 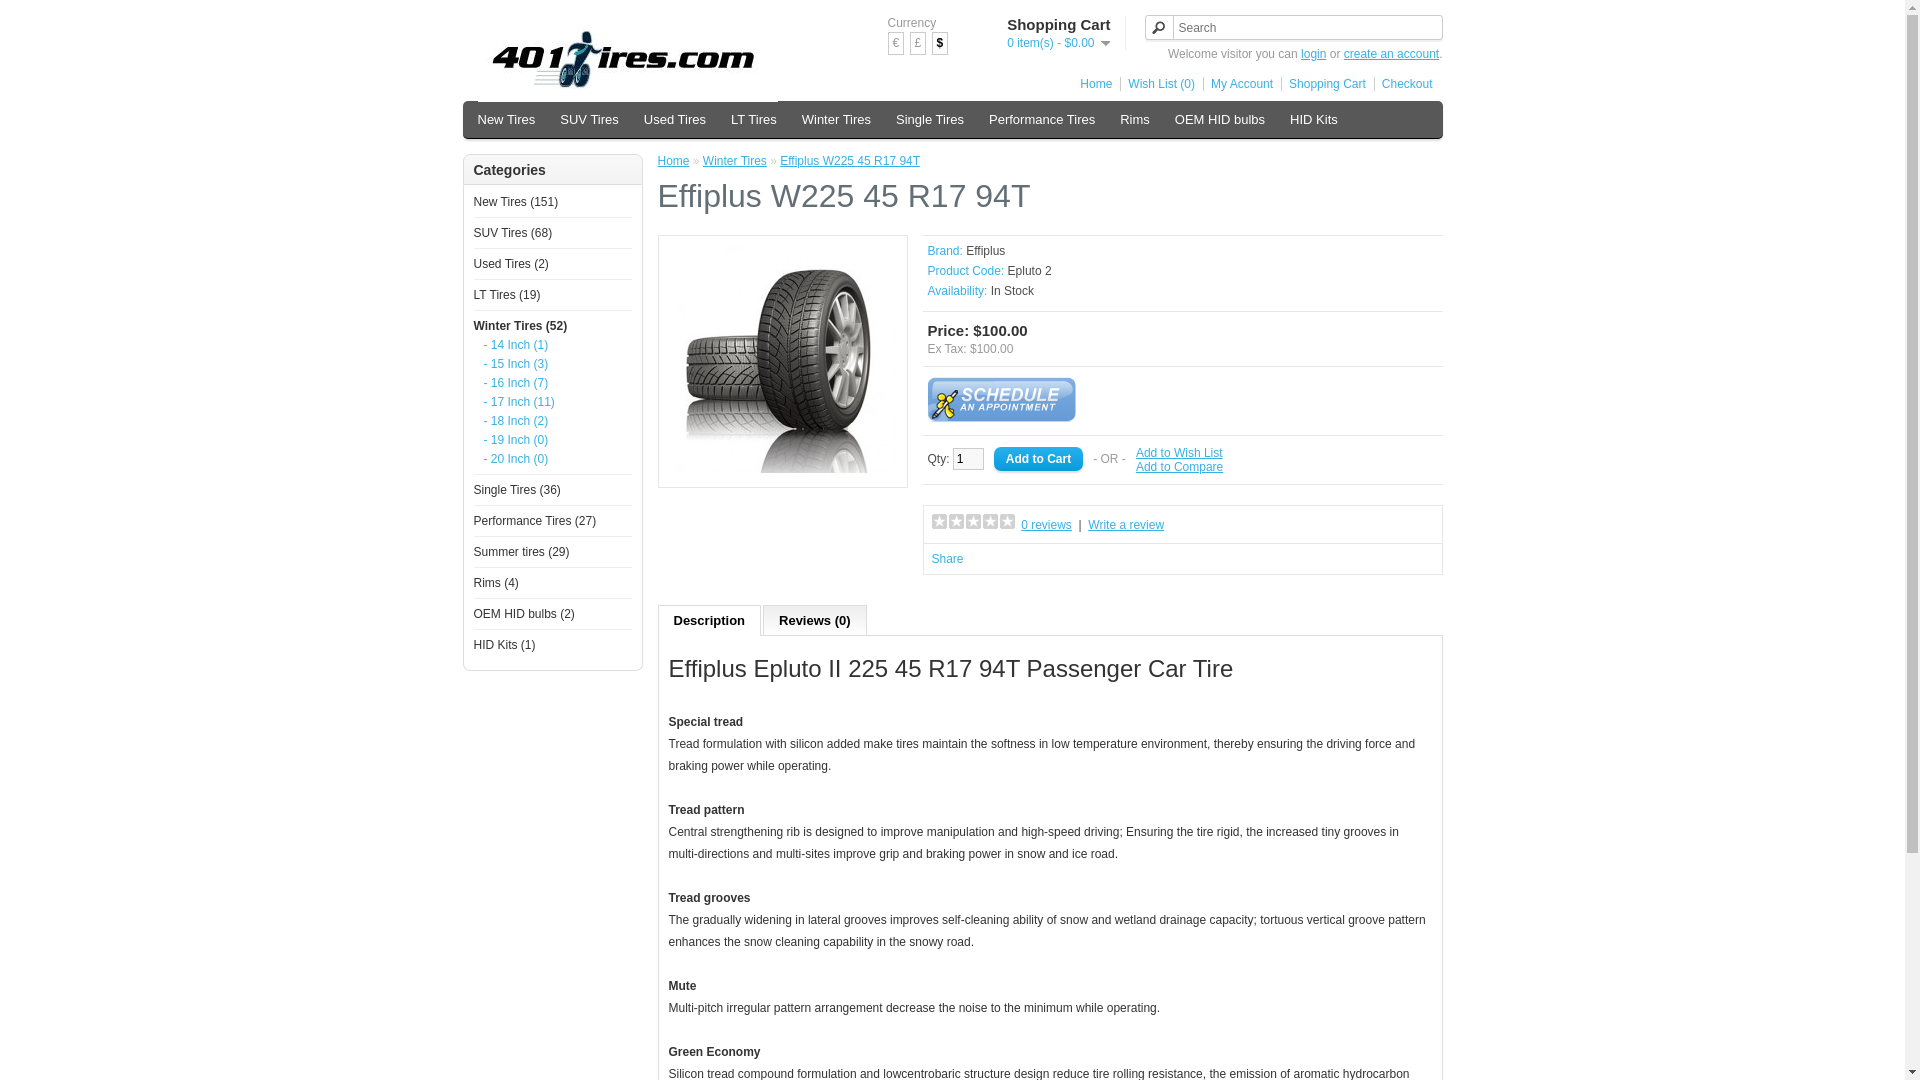 I want to click on 'Description', so click(x=657, y=619).